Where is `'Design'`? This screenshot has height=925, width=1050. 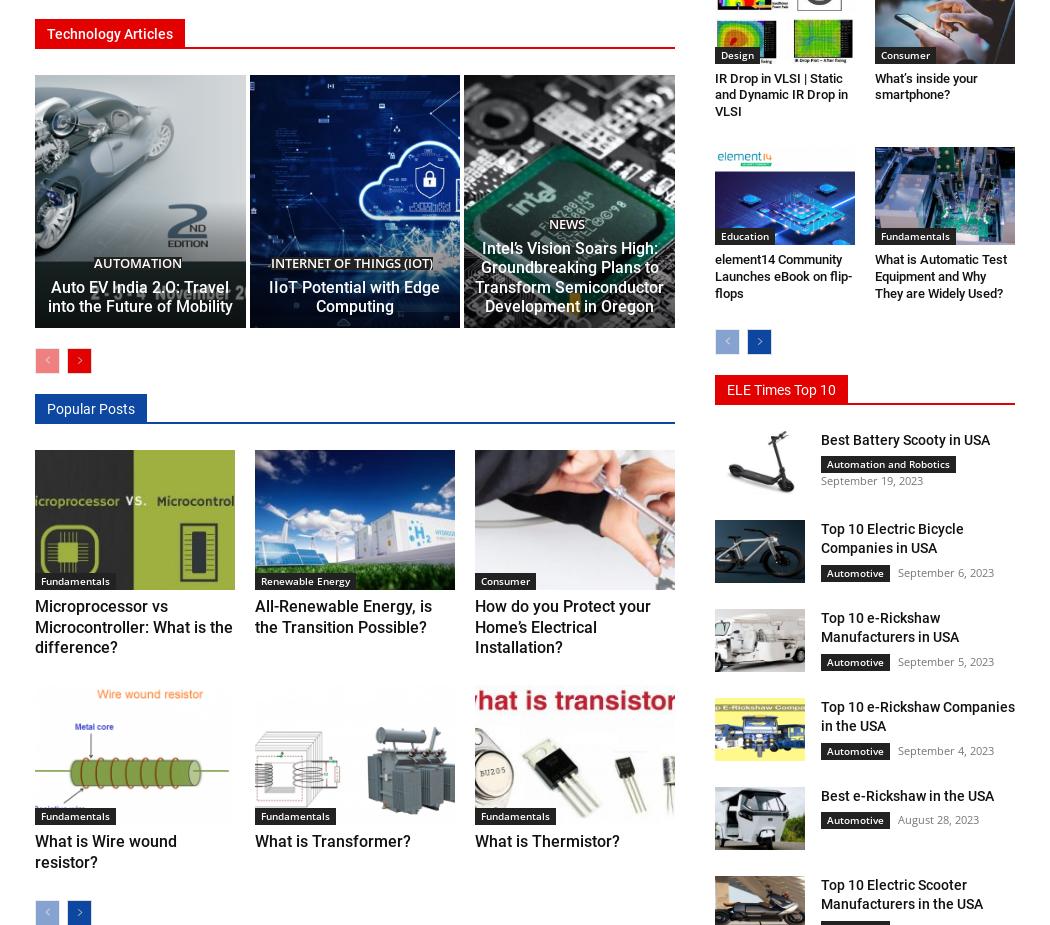 'Design' is located at coordinates (736, 53).